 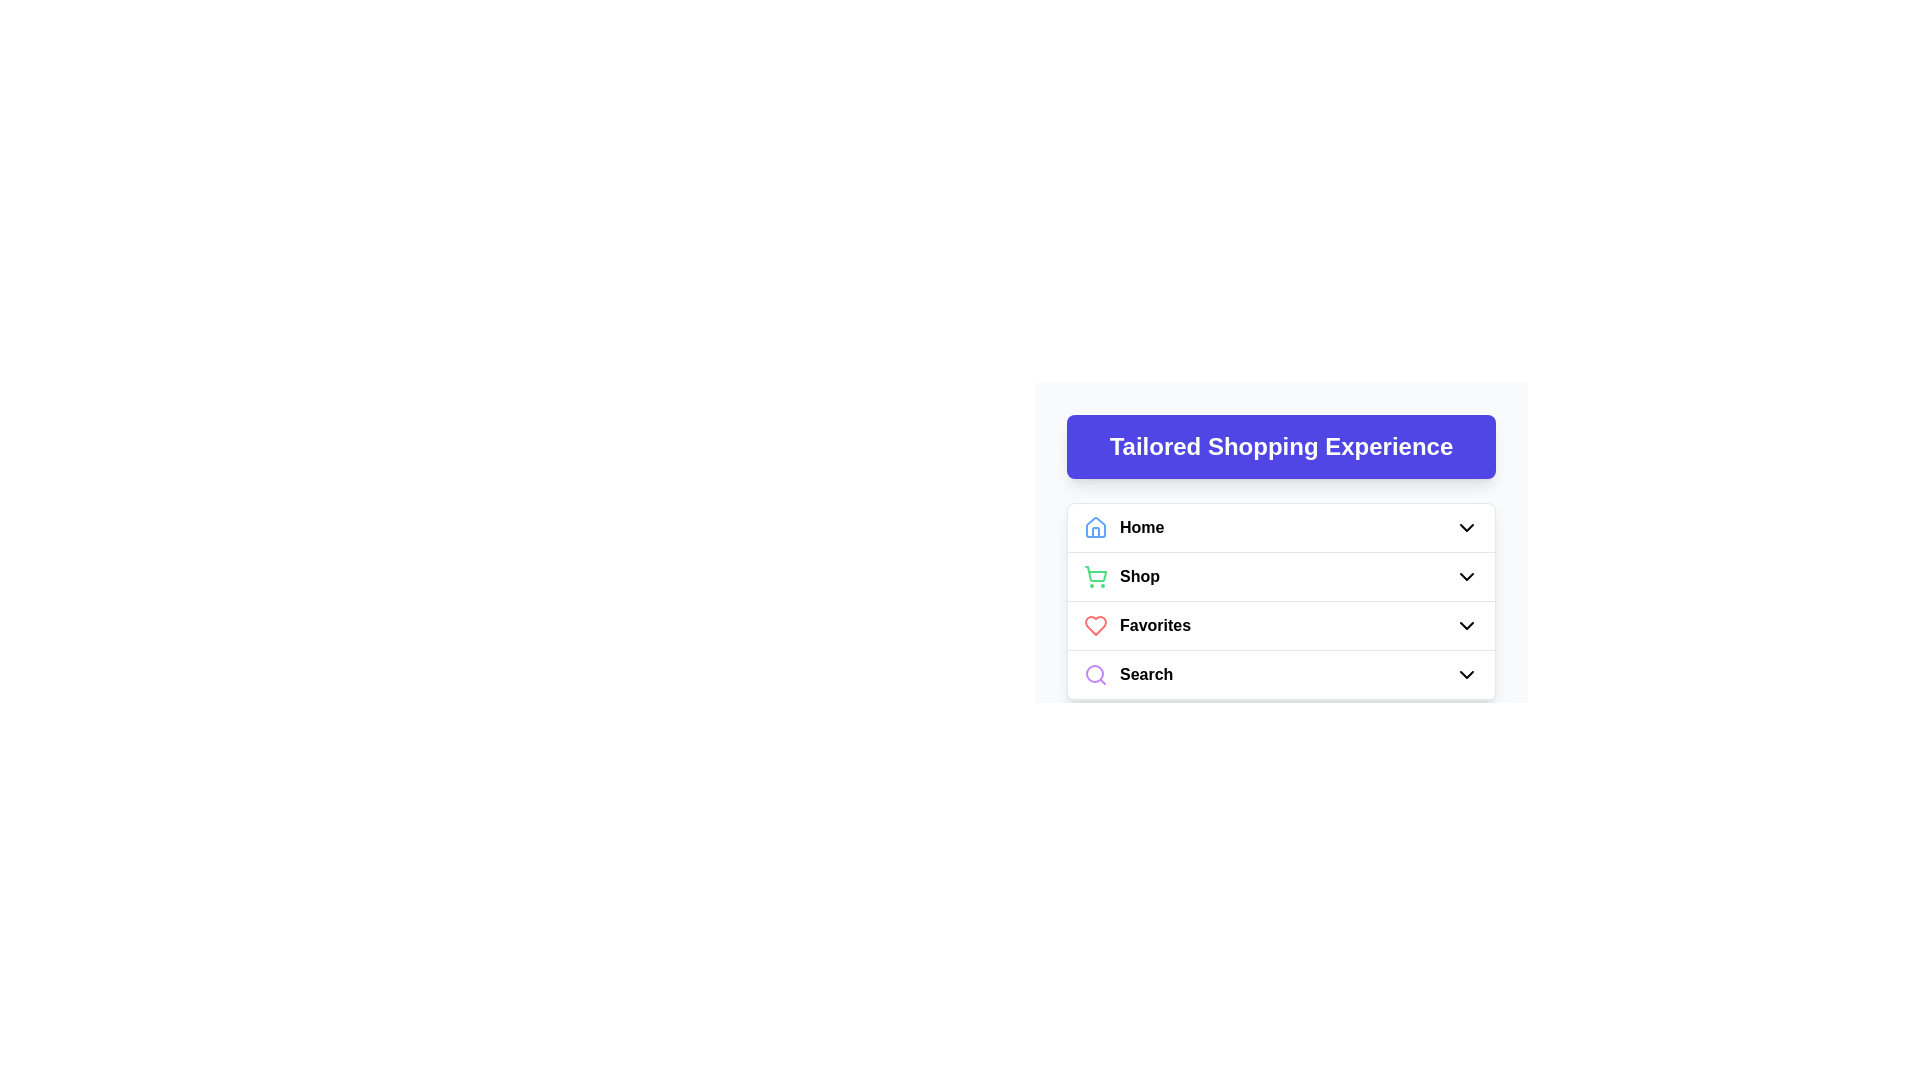 What do you see at coordinates (1281, 577) in the screenshot?
I see `the 'Shop' button located in the 'Tailored Shopping Experience' section, which is the second menu item below 'Home' and above 'Favorites'` at bounding box center [1281, 577].